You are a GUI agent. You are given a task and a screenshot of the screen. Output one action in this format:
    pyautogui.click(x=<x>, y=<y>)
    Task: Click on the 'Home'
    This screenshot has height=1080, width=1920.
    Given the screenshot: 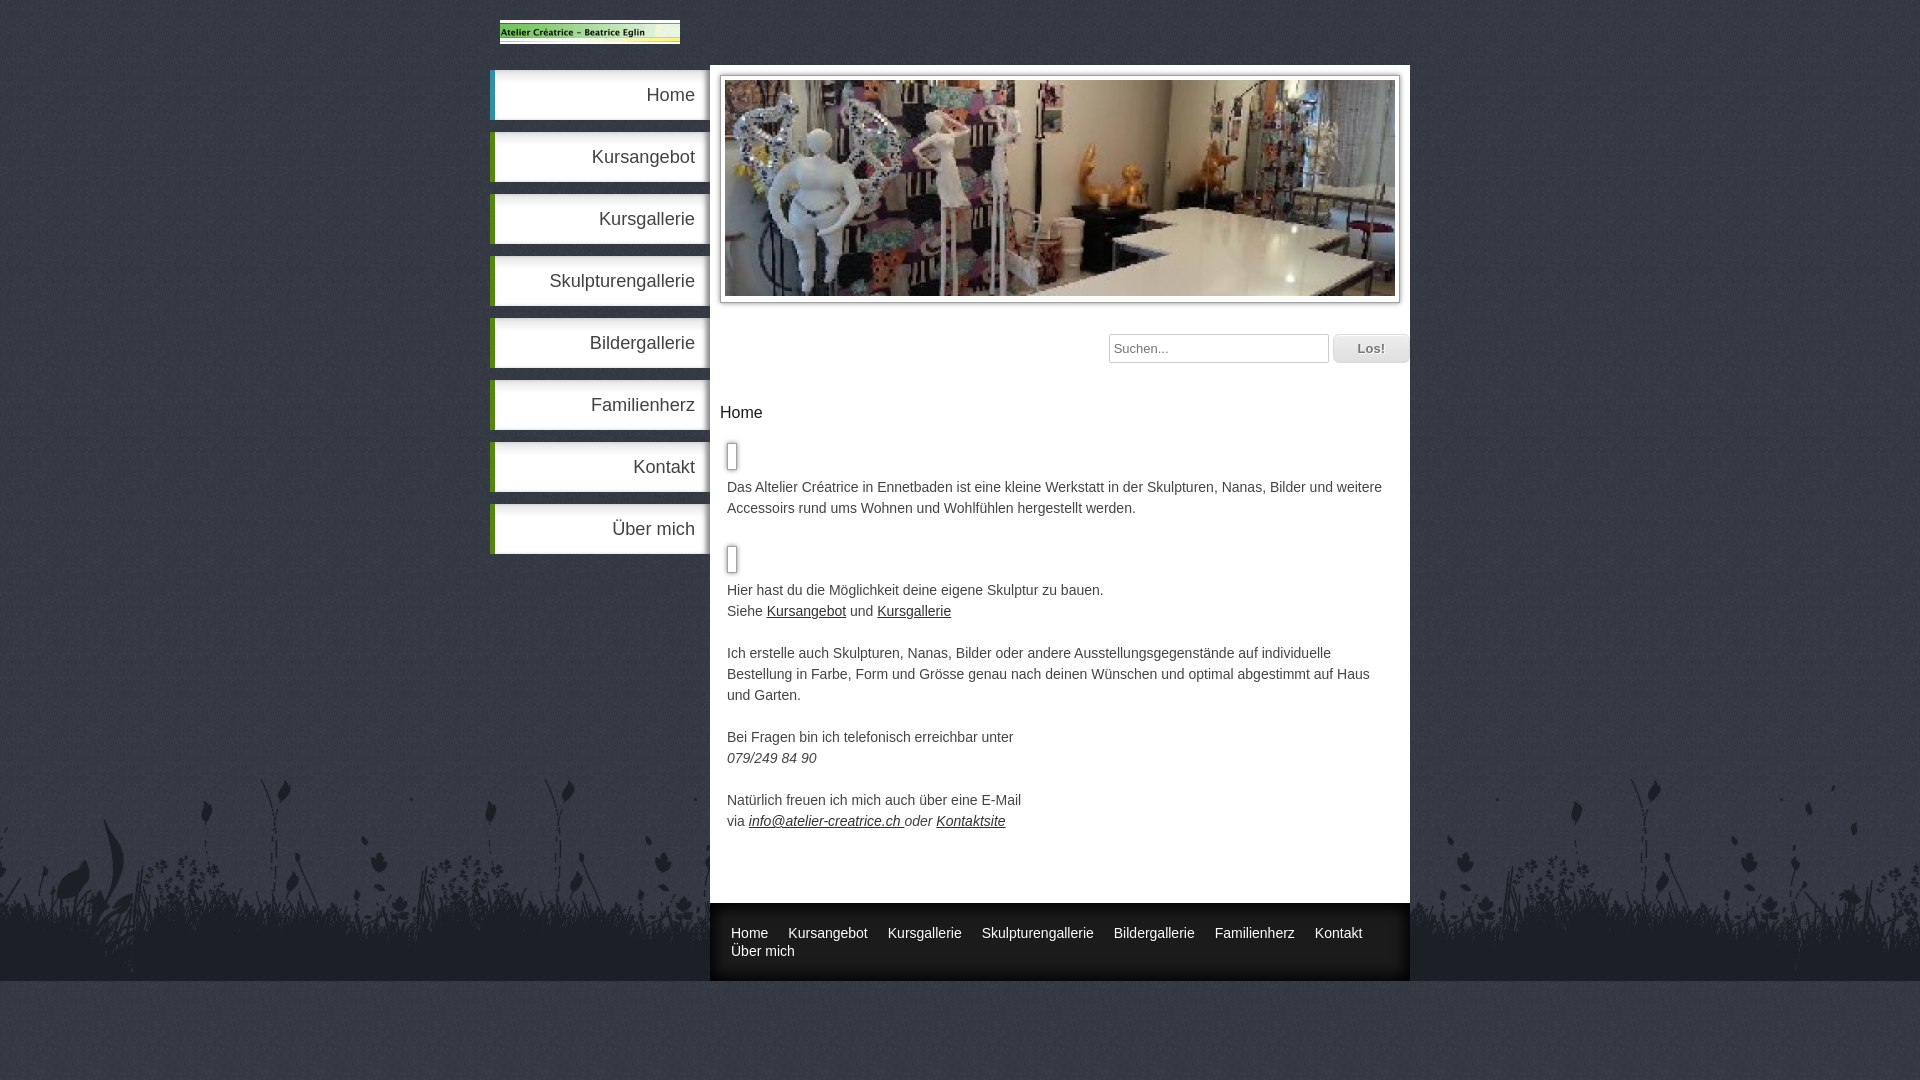 What is the action you would take?
    pyautogui.click(x=489, y=95)
    